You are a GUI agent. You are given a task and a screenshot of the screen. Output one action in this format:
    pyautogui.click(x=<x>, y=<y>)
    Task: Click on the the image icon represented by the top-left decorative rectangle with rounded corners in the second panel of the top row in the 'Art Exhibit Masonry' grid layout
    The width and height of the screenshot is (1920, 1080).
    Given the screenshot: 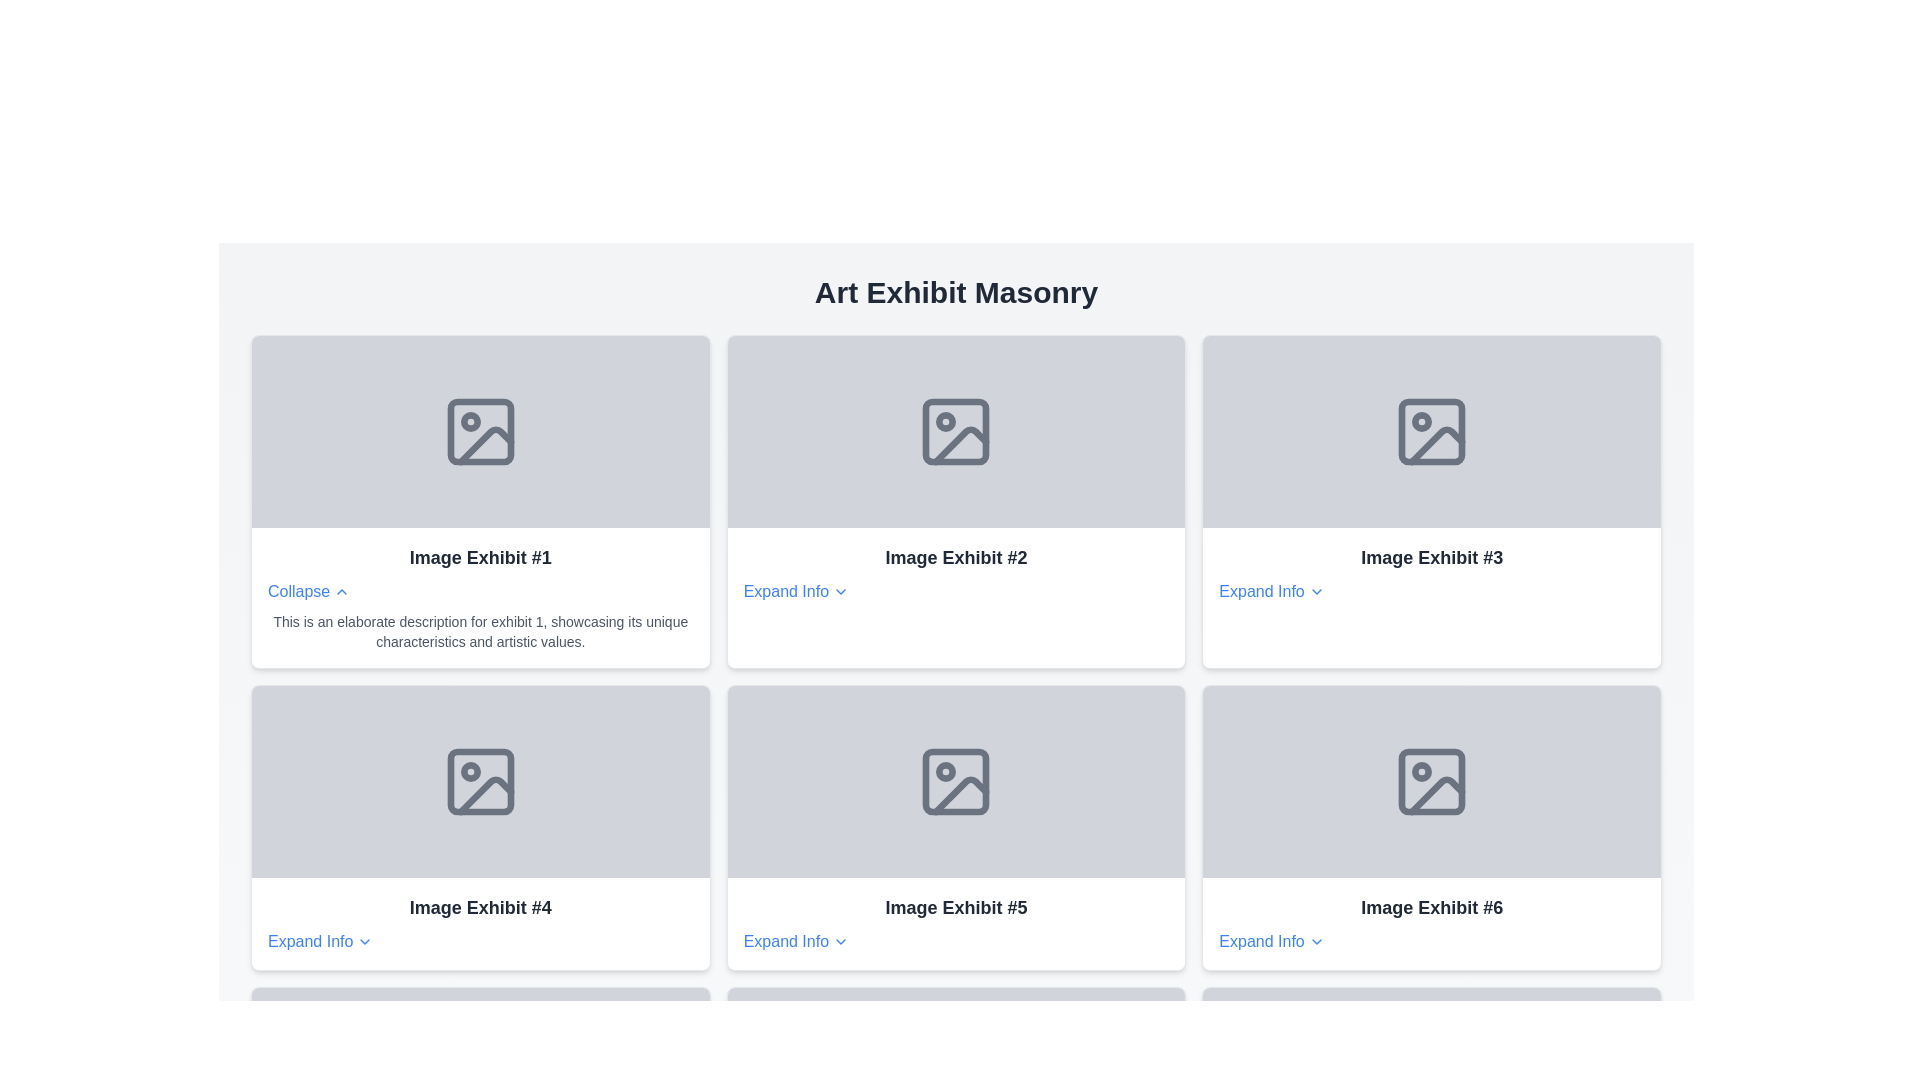 What is the action you would take?
    pyautogui.click(x=955, y=431)
    